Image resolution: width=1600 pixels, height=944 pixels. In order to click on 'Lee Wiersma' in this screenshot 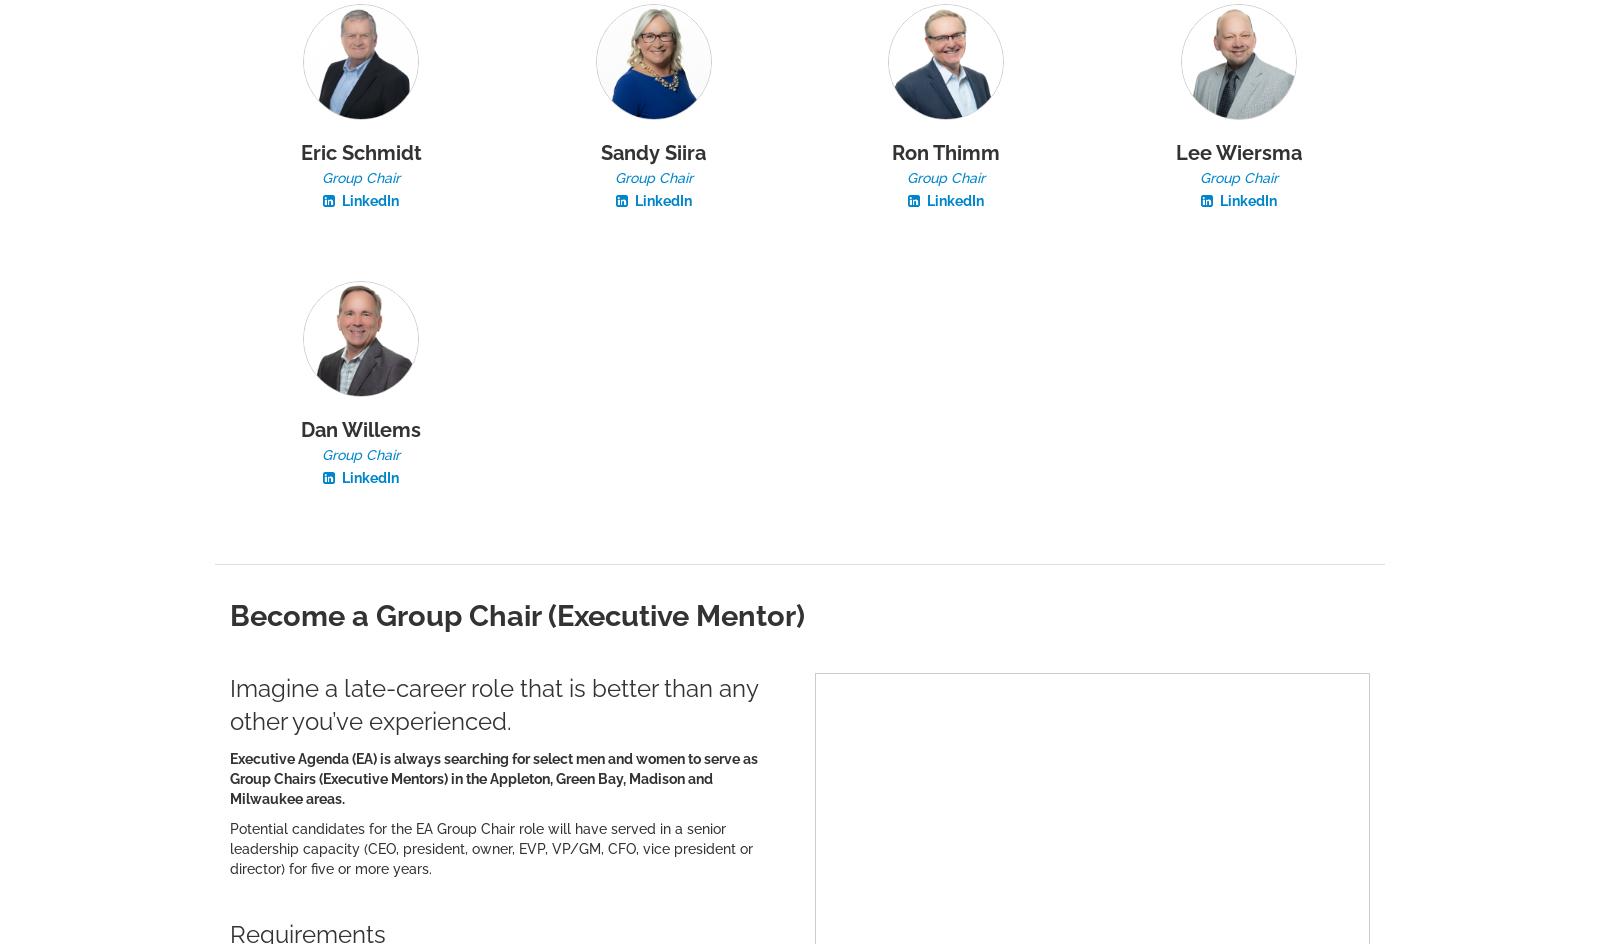, I will do `click(1236, 152)`.